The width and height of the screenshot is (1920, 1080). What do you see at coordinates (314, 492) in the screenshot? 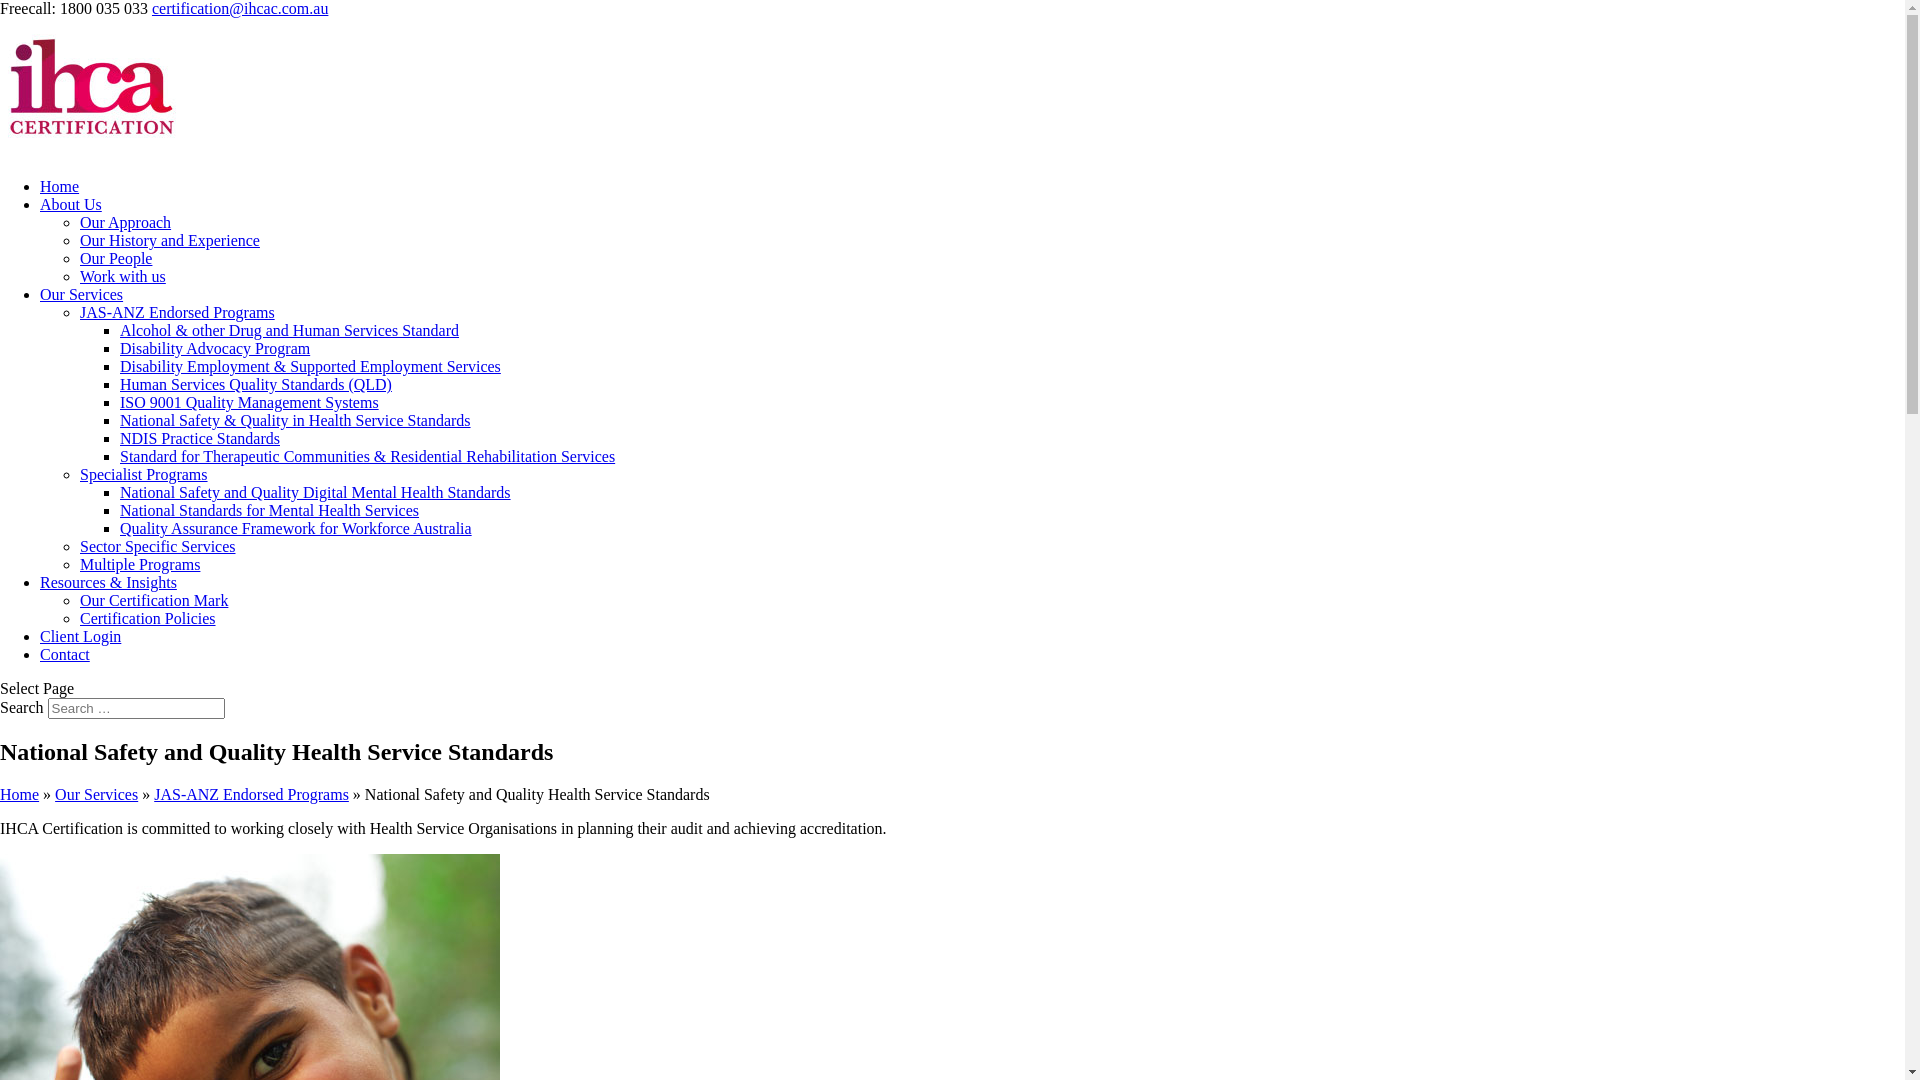
I see `'National Safety and Quality Digital Mental Health Standards'` at bounding box center [314, 492].